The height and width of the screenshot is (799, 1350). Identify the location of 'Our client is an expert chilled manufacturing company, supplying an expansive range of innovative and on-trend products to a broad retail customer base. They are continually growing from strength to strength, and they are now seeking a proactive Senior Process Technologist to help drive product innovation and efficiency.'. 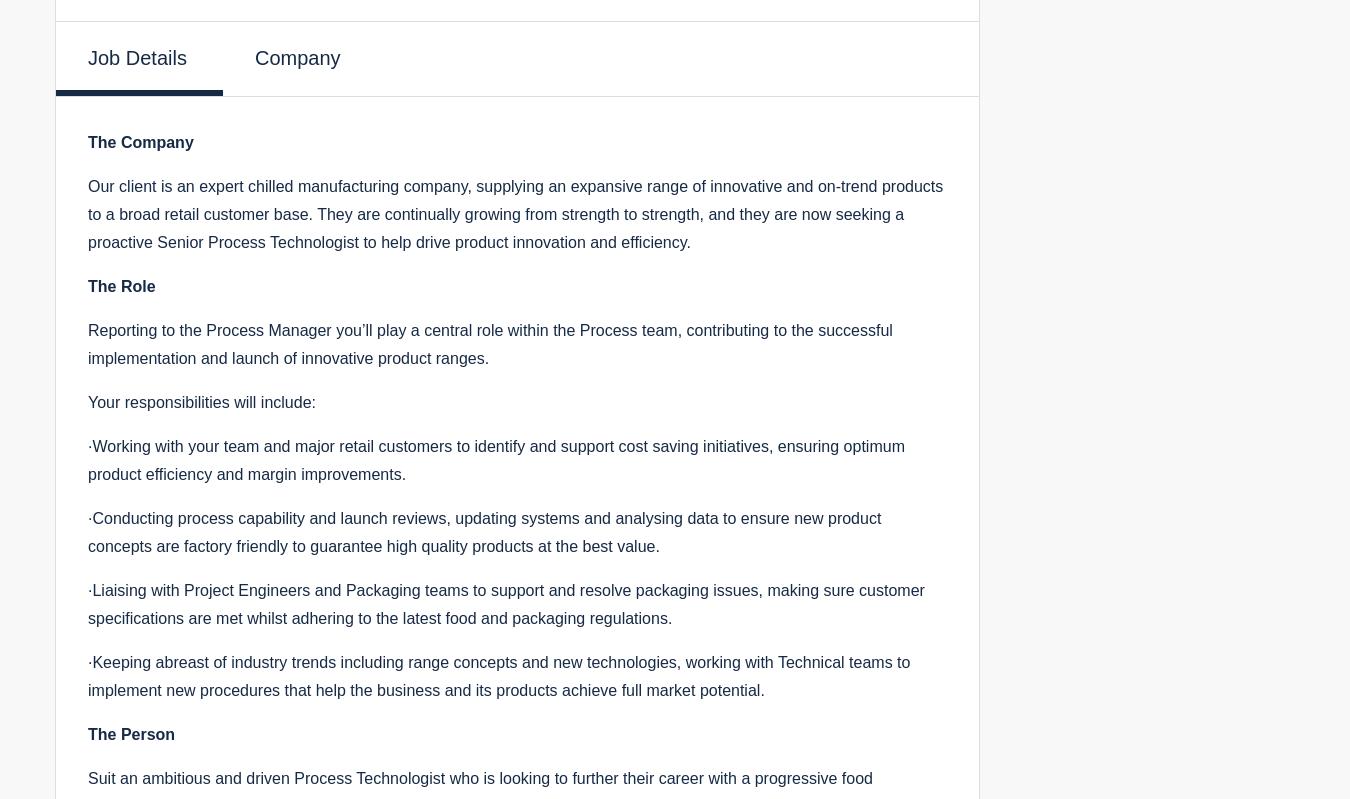
(514, 213).